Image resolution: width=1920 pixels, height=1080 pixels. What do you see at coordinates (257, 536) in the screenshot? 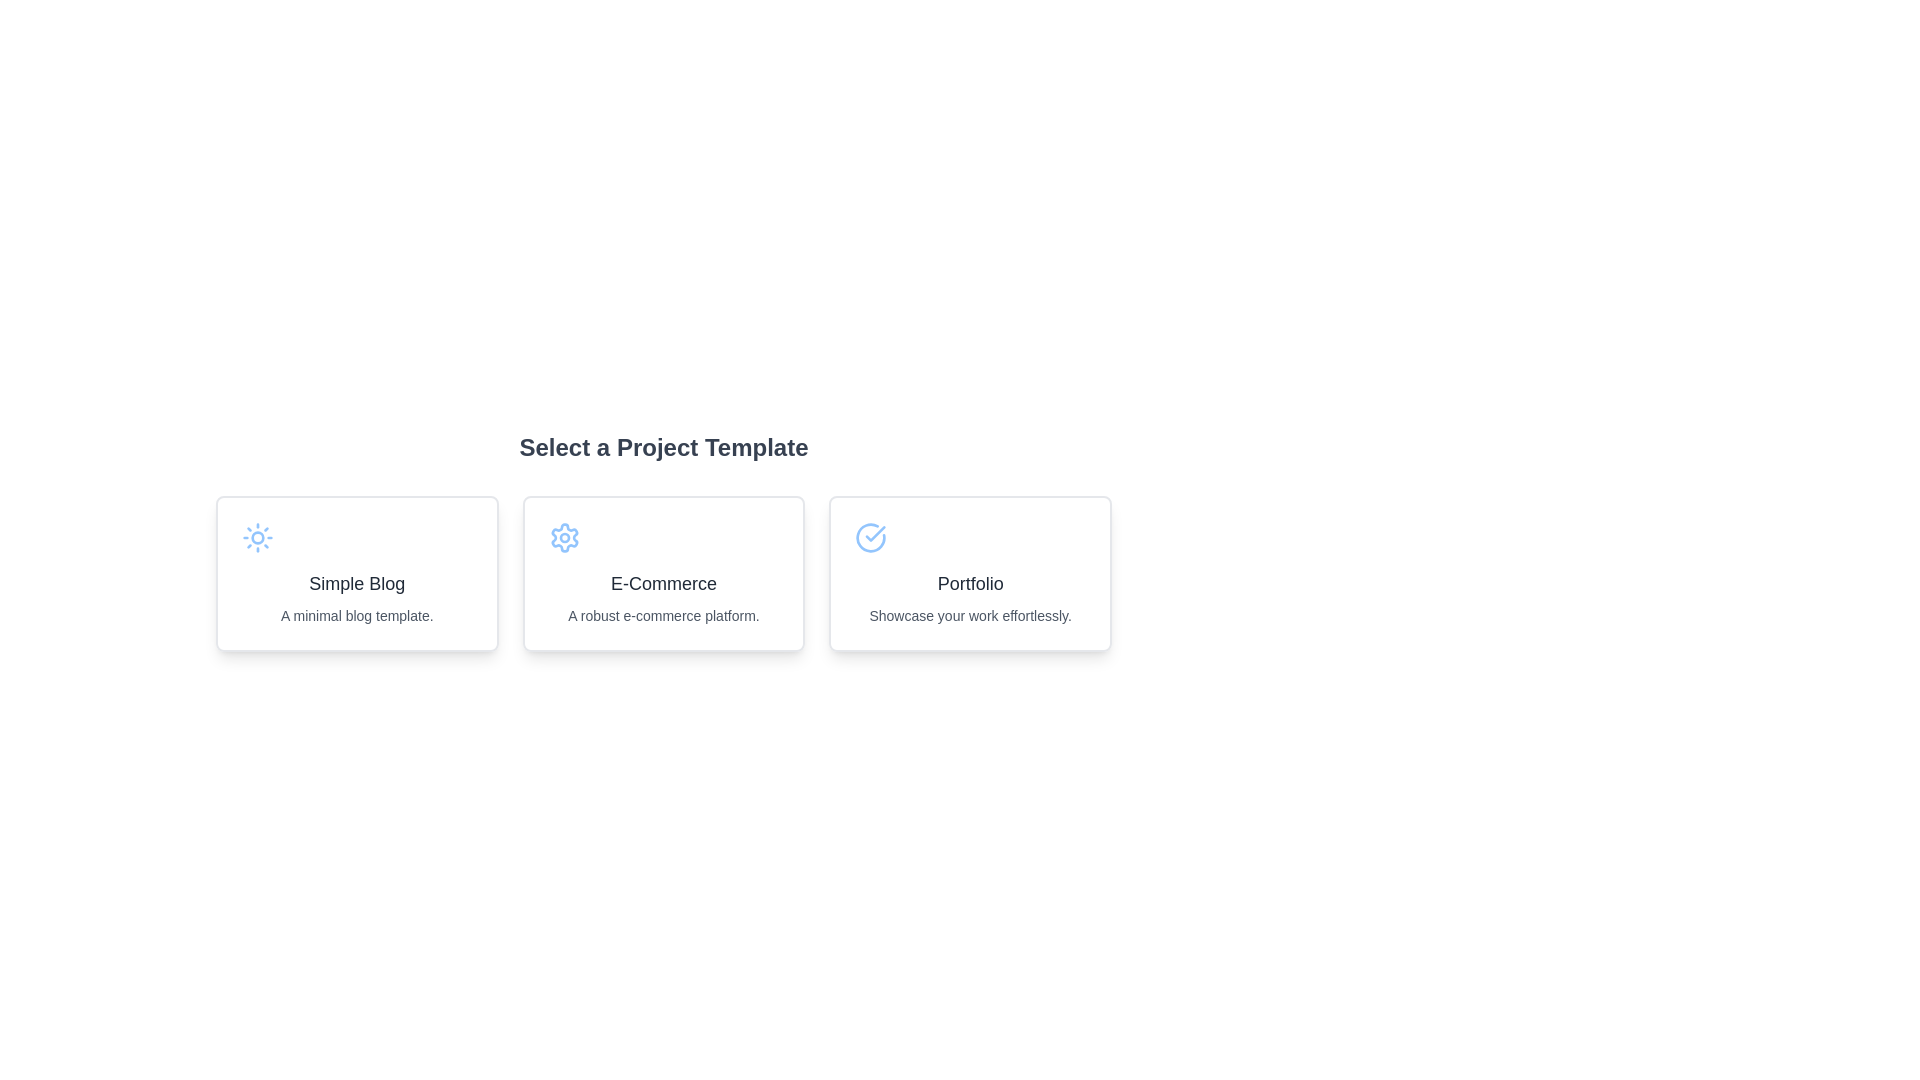
I see `the small decorative circle within the sun icon located in the 'Simple Blog' card, which is positioned on the left side of the page` at bounding box center [257, 536].